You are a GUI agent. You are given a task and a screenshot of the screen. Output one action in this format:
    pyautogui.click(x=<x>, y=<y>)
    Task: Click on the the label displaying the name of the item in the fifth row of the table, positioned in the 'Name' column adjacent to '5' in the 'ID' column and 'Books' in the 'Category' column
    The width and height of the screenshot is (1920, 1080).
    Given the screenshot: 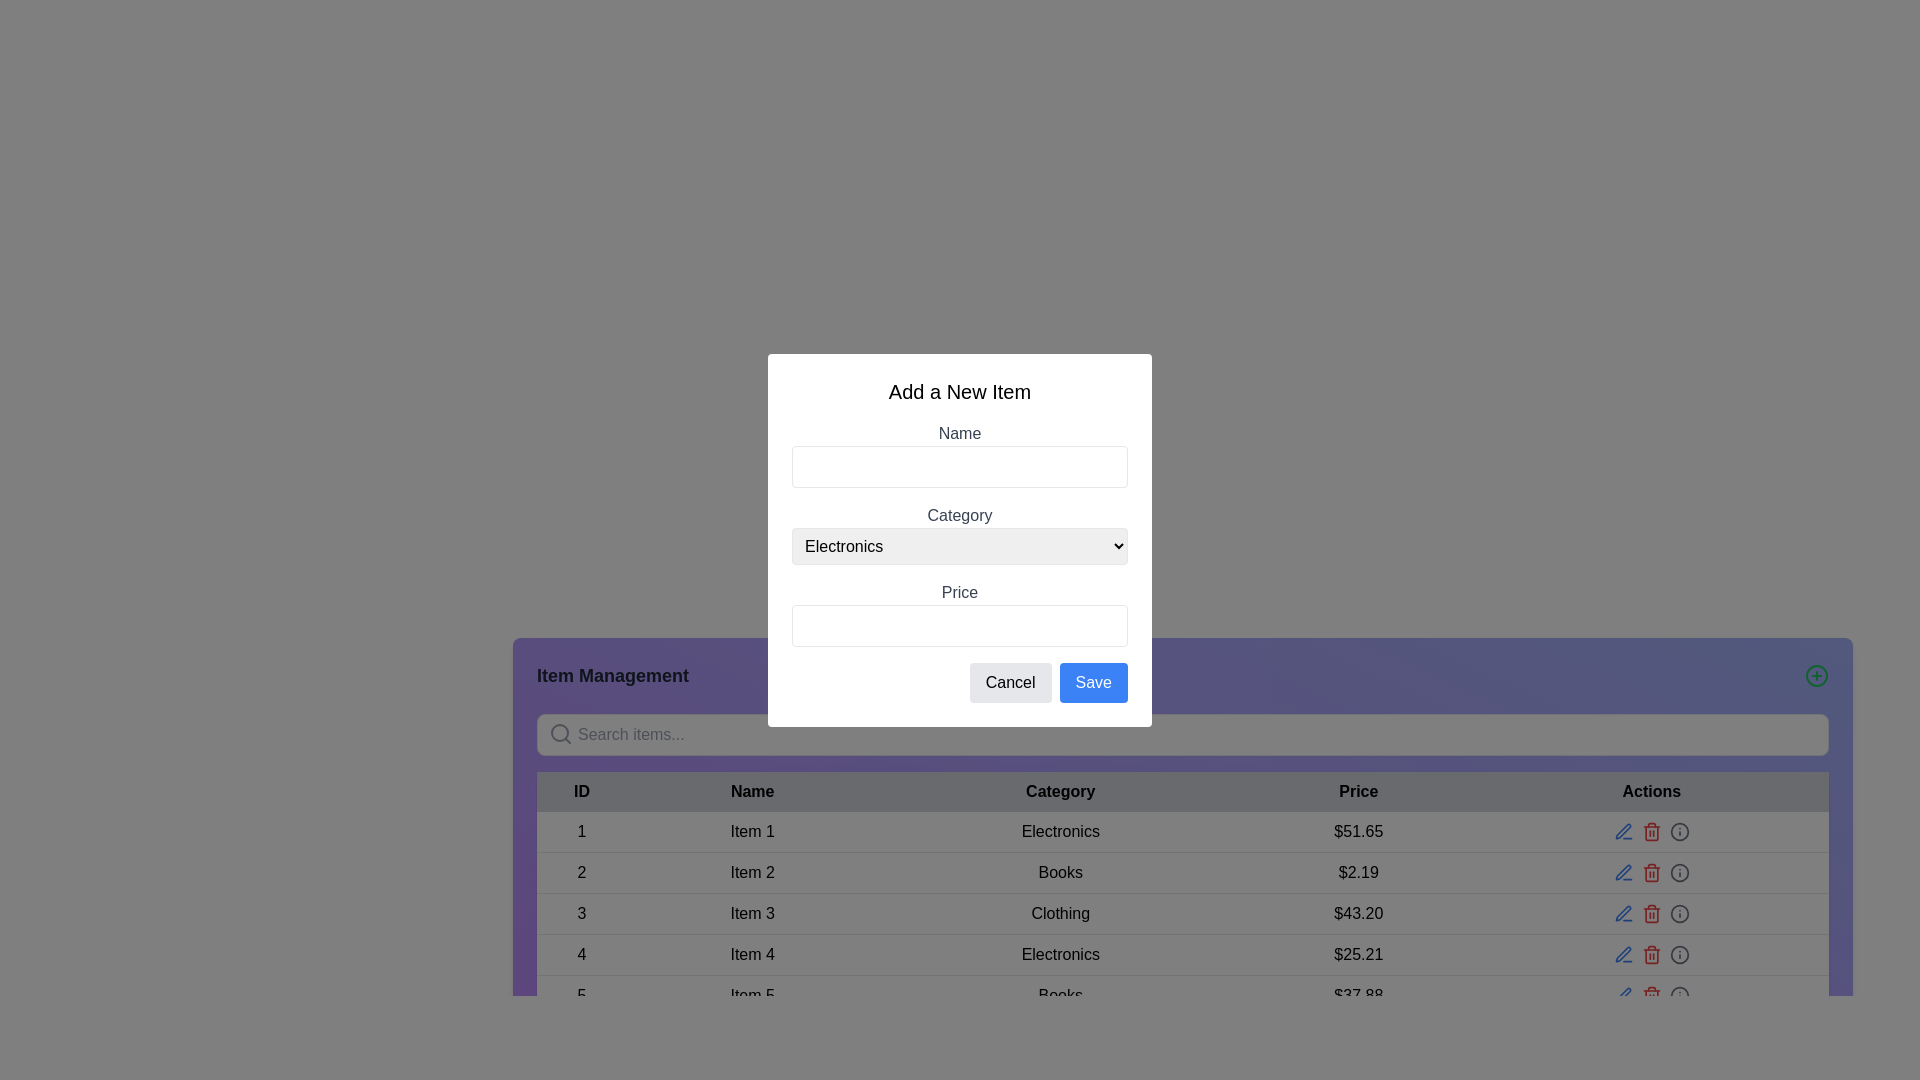 What is the action you would take?
    pyautogui.click(x=751, y=995)
    